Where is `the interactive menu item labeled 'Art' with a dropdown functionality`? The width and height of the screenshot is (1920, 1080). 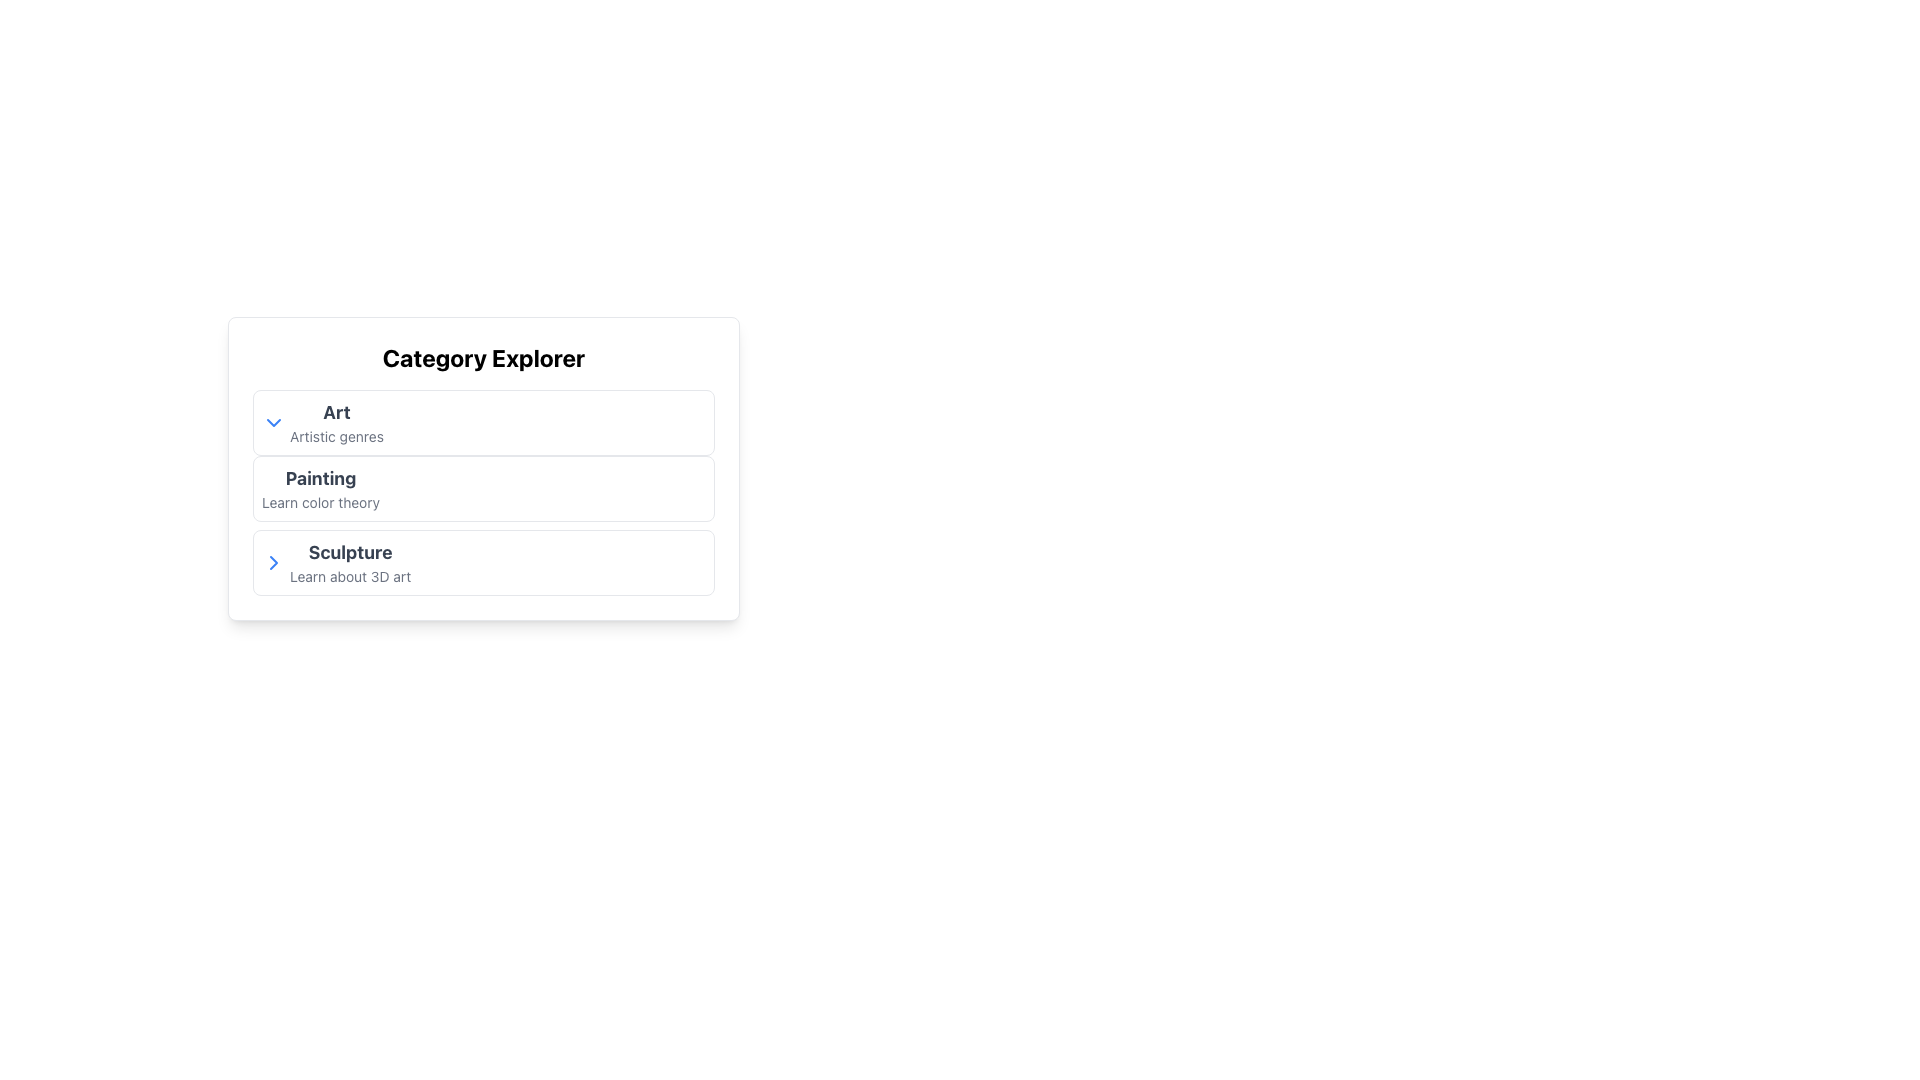
the interactive menu item labeled 'Art' with a dropdown functionality is located at coordinates (484, 422).